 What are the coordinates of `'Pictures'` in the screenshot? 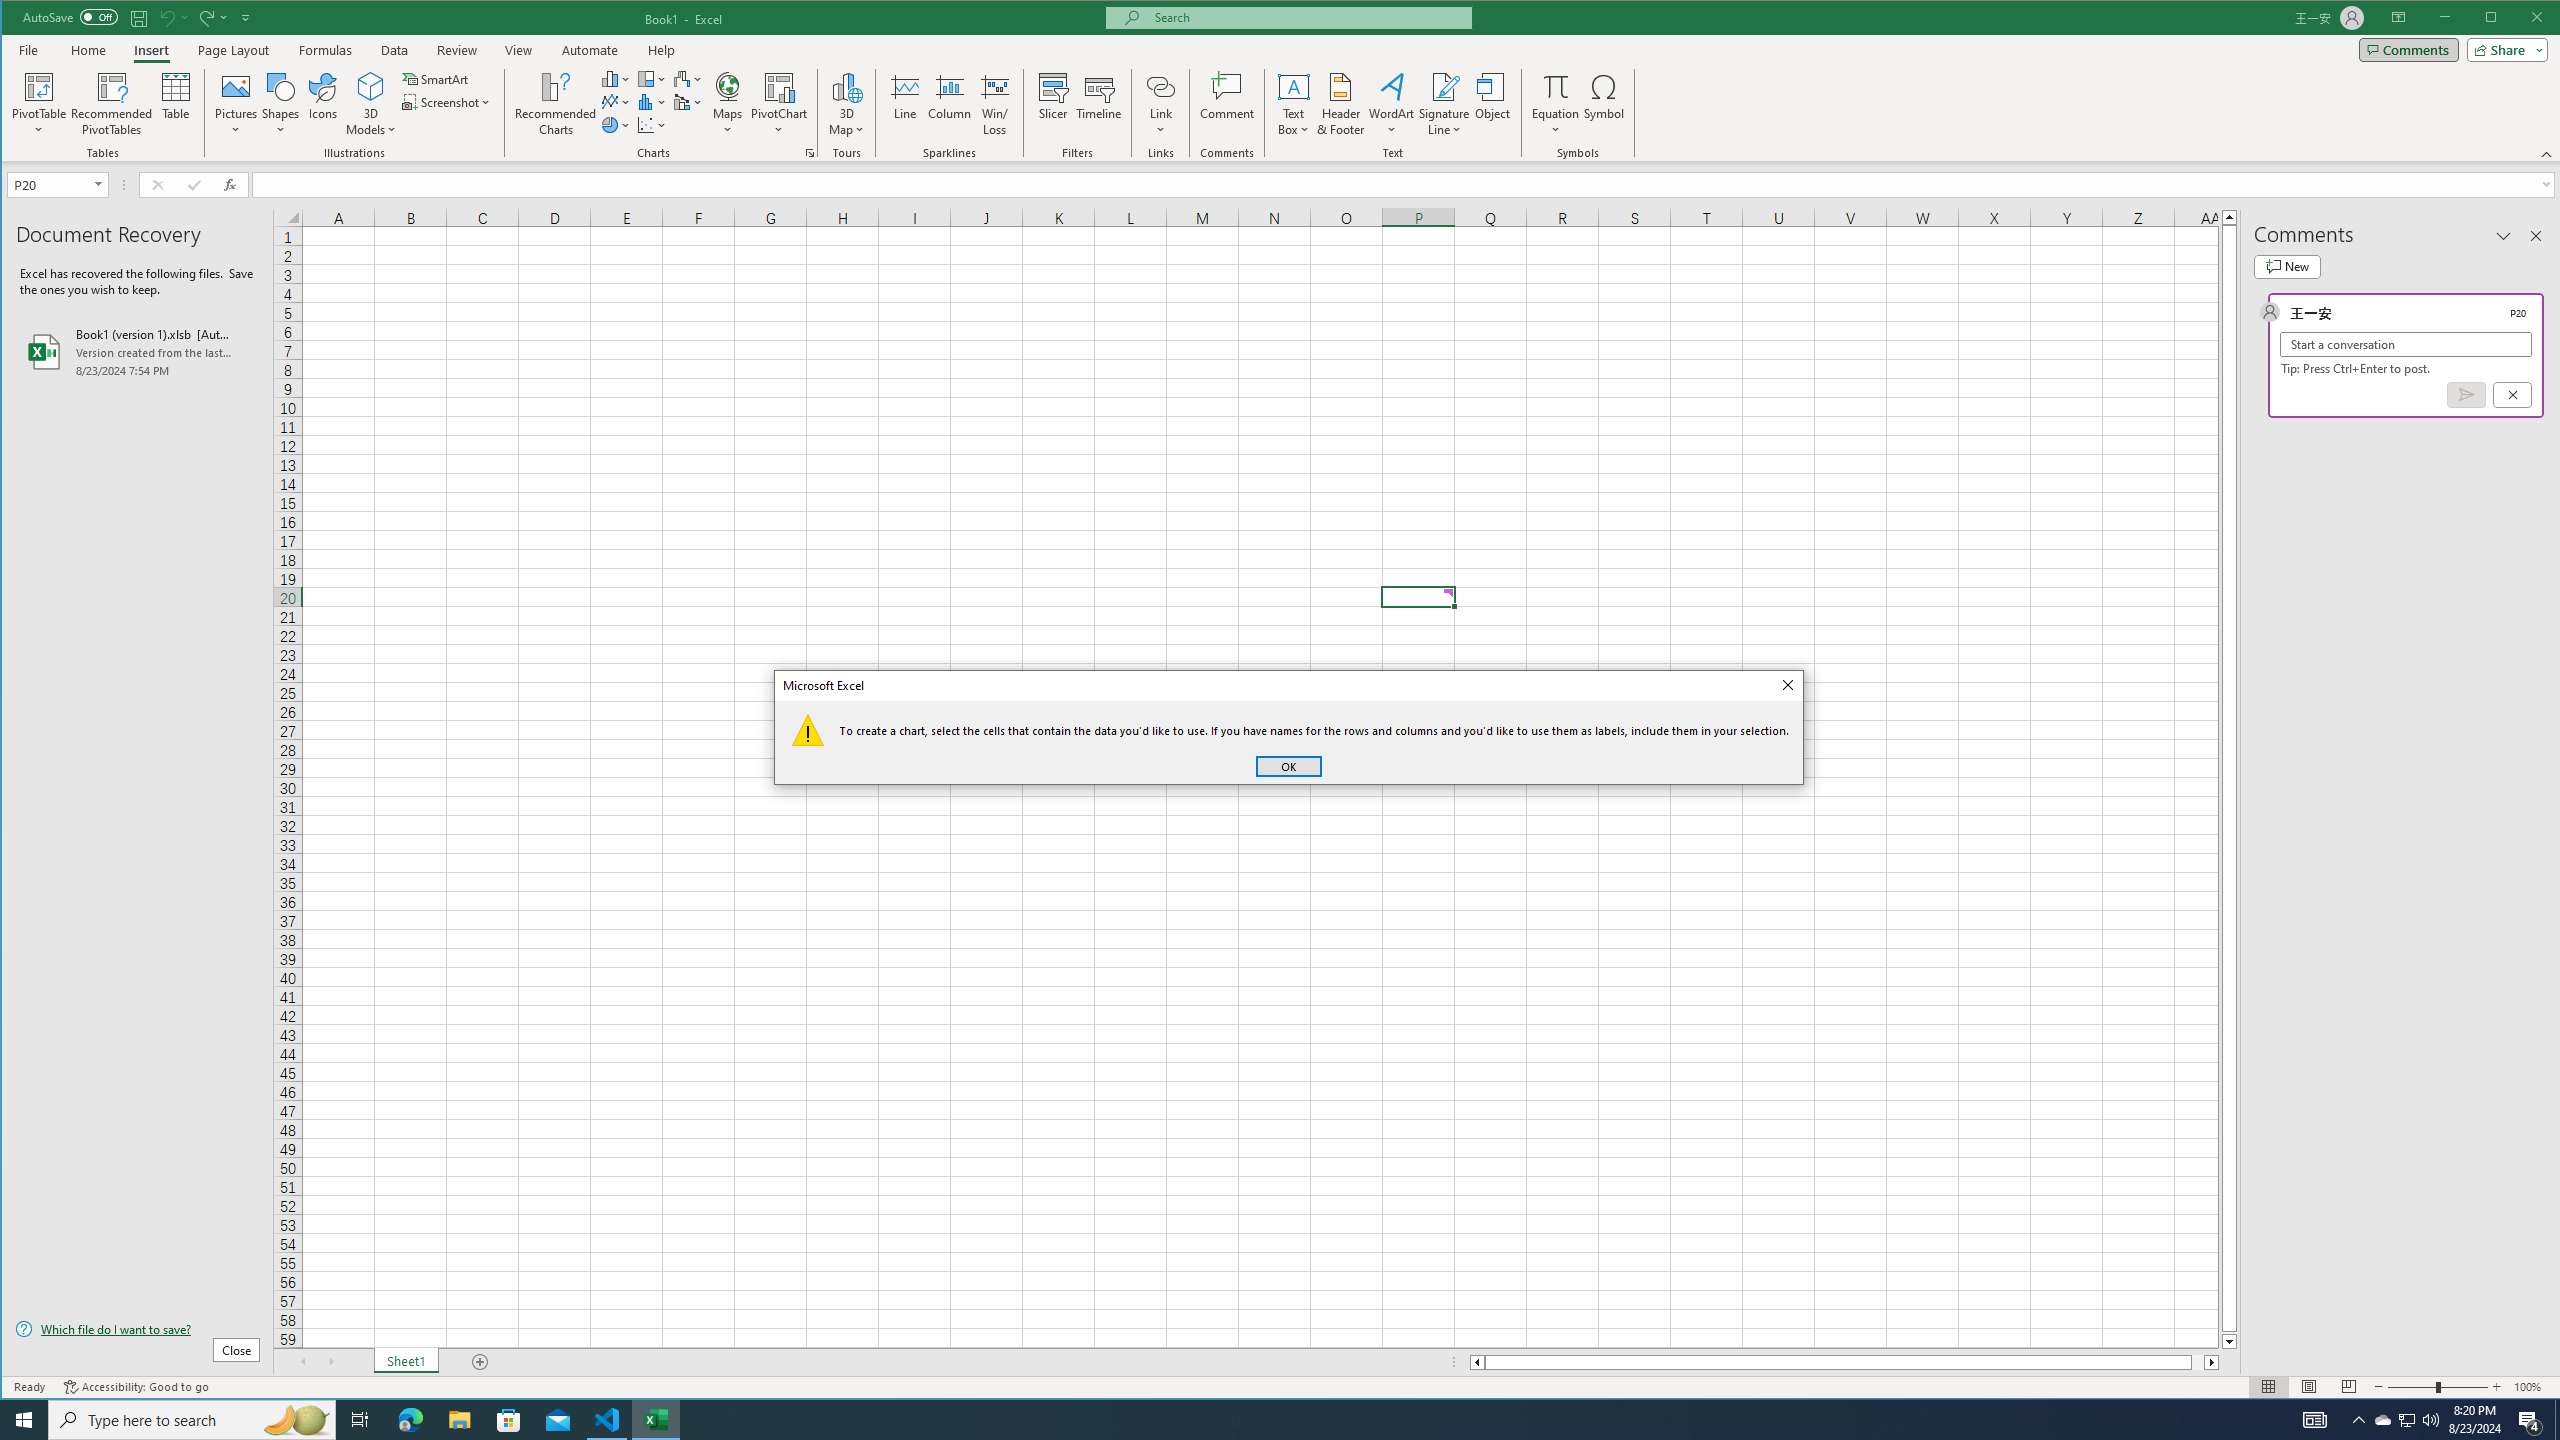 It's located at (236, 103).